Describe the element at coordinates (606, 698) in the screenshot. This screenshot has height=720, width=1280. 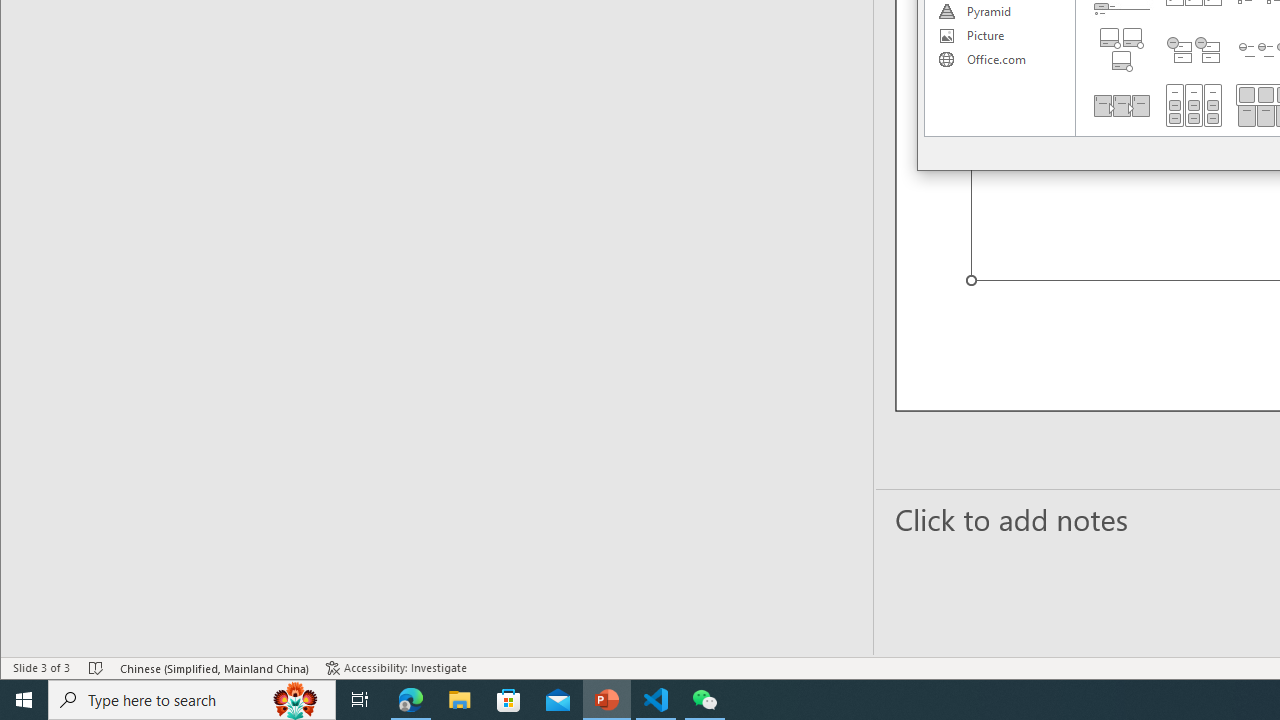
I see `'PowerPoint - 1 running window'` at that location.